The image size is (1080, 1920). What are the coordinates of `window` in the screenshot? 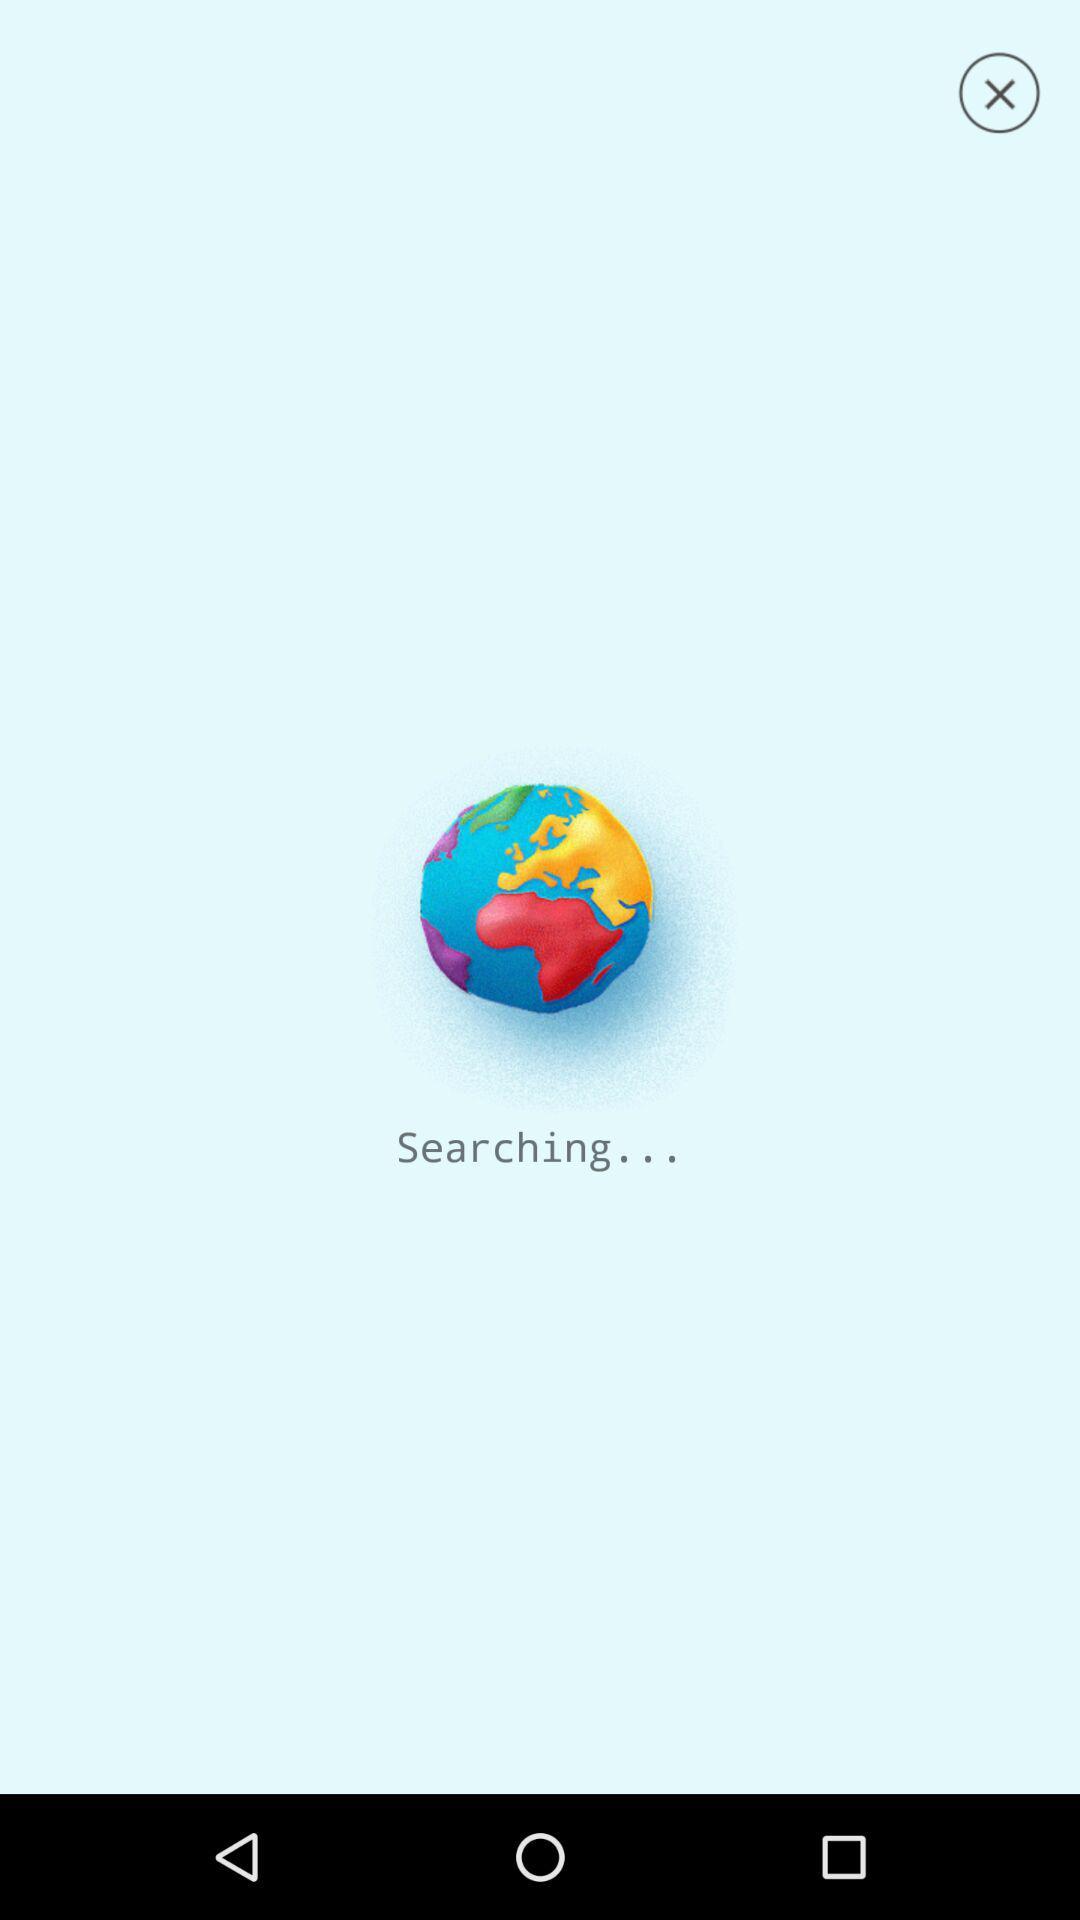 It's located at (999, 92).